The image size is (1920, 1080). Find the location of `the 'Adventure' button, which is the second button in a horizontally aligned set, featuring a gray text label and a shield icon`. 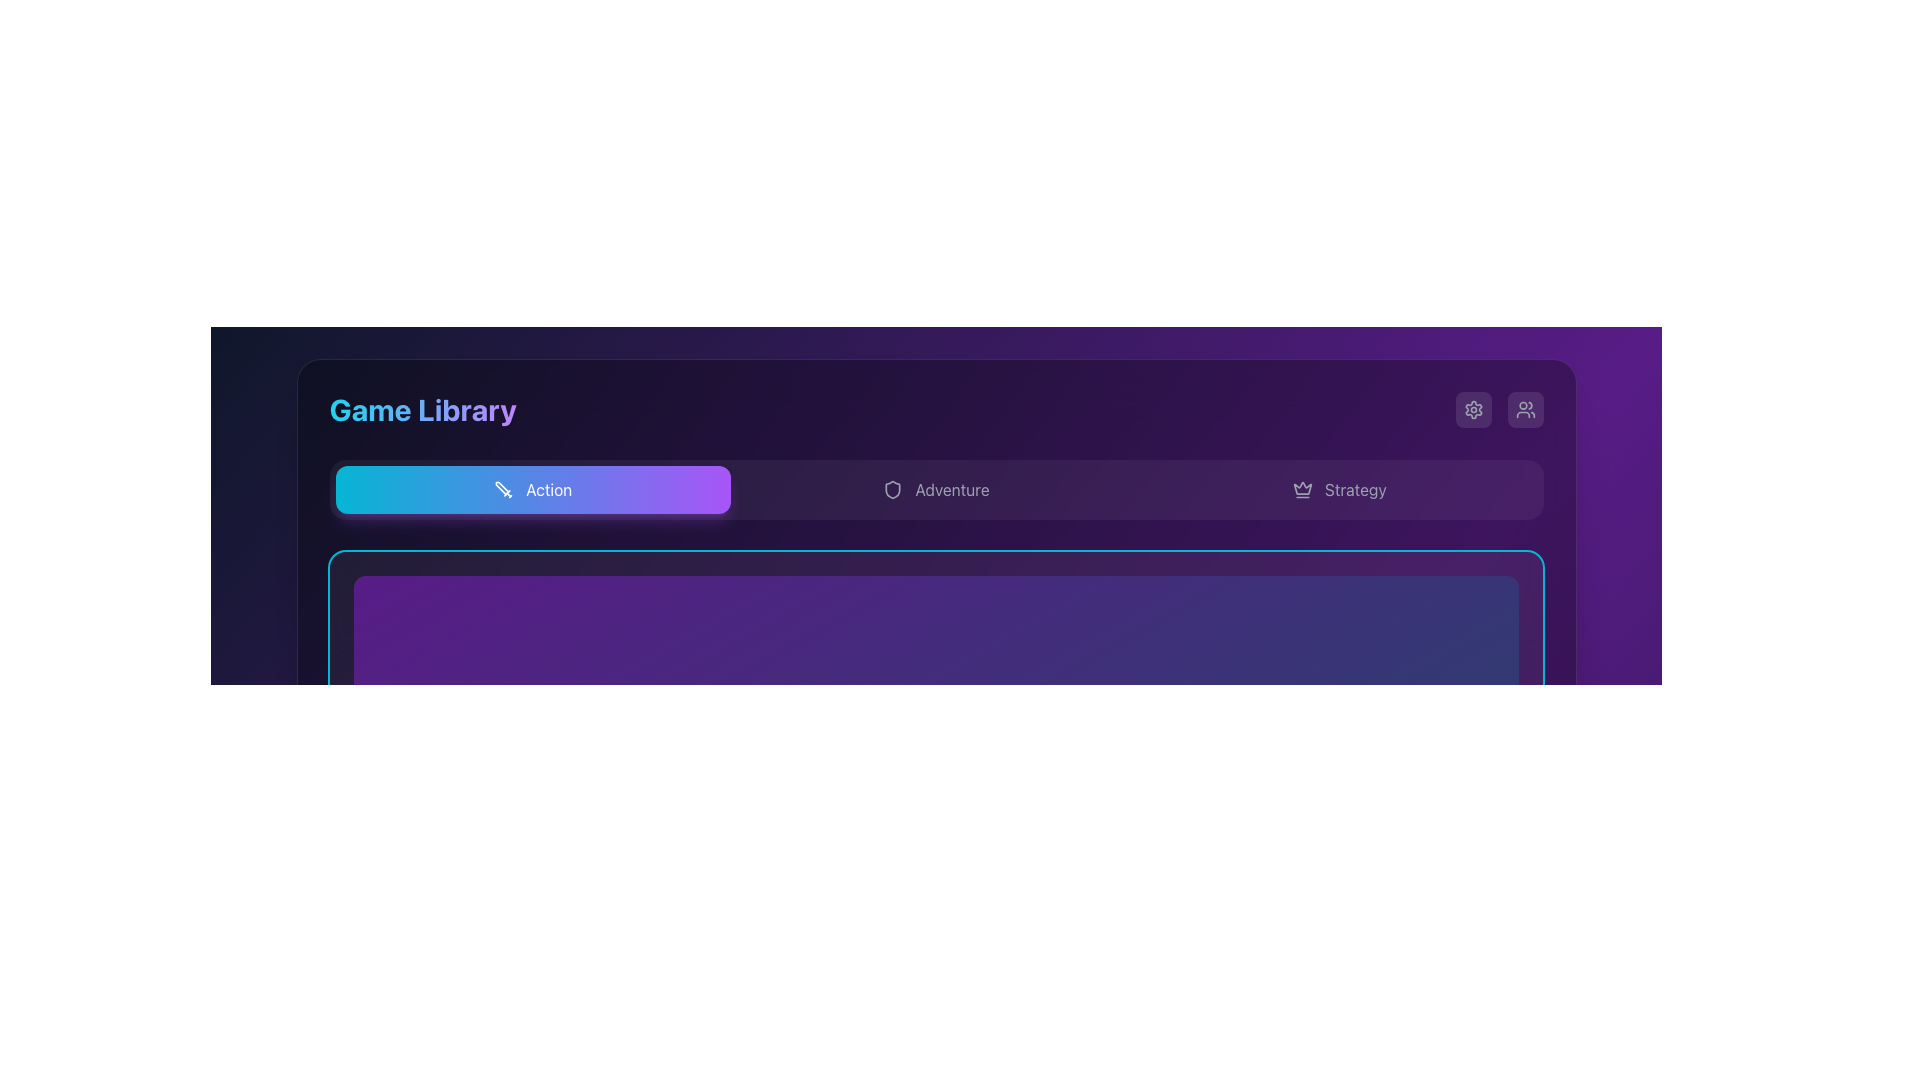

the 'Adventure' button, which is the second button in a horizontally aligned set, featuring a gray text label and a shield icon is located at coordinates (935, 489).